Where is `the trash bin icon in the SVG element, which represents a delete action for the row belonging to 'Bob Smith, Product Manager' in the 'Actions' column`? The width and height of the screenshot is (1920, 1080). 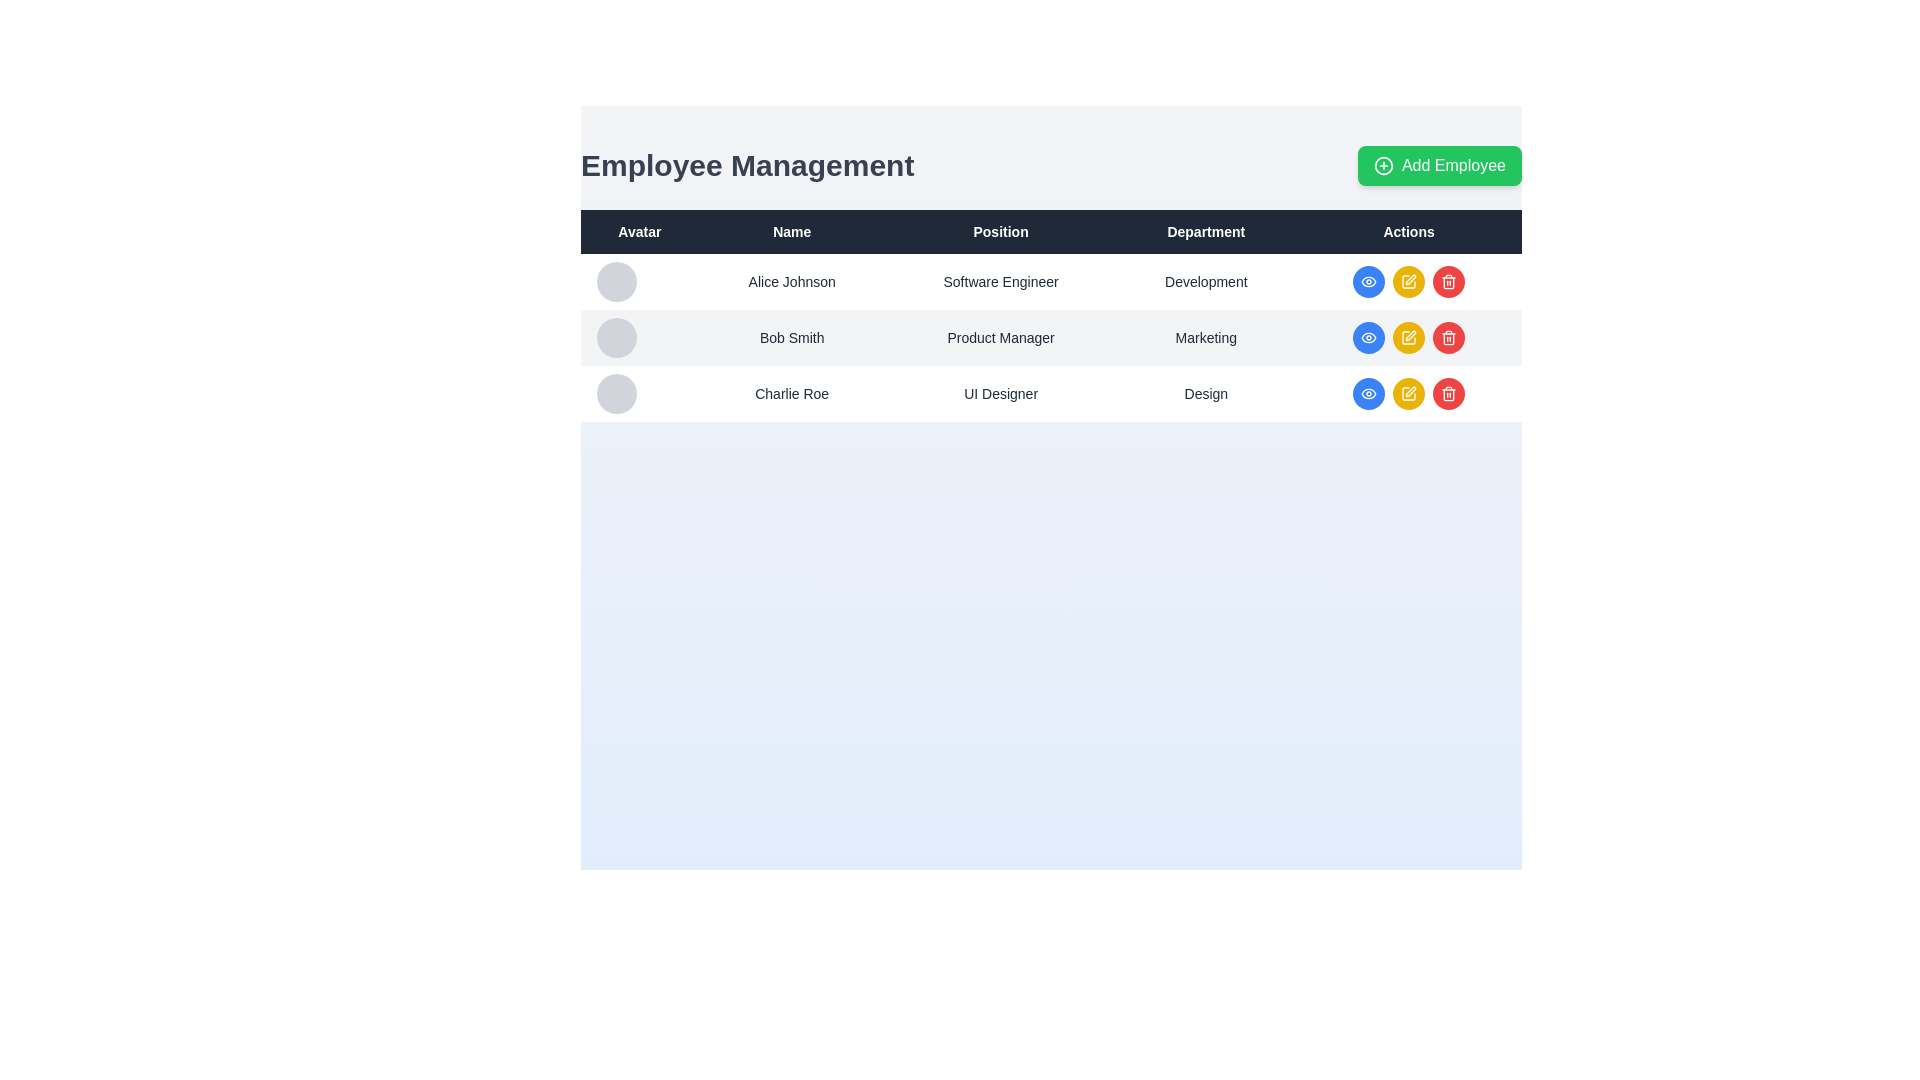 the trash bin icon in the SVG element, which represents a delete action for the row belonging to 'Bob Smith, Product Manager' in the 'Actions' column is located at coordinates (1449, 395).